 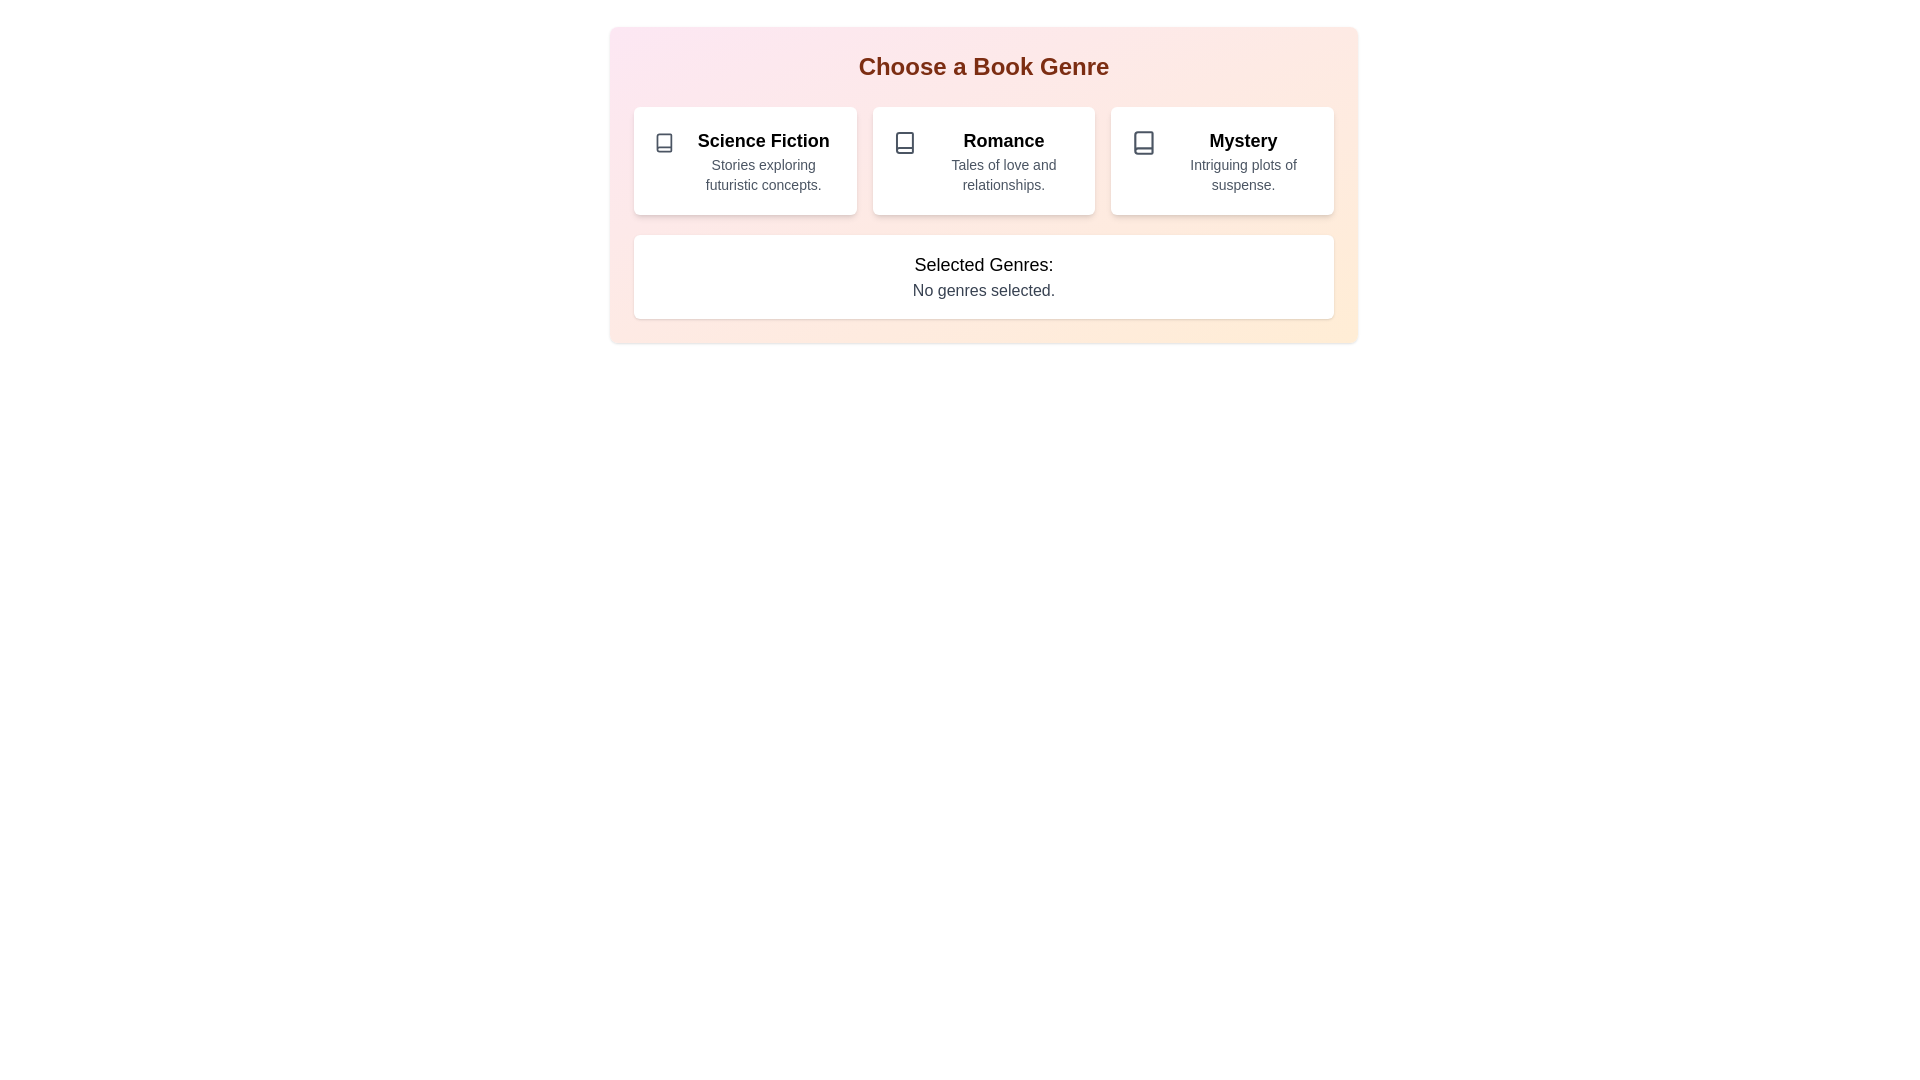 What do you see at coordinates (983, 160) in the screenshot?
I see `the Selectable Card titled 'Romance' which displays a bold title and a description below it, located in the center of a horizontal genre selection menu` at bounding box center [983, 160].